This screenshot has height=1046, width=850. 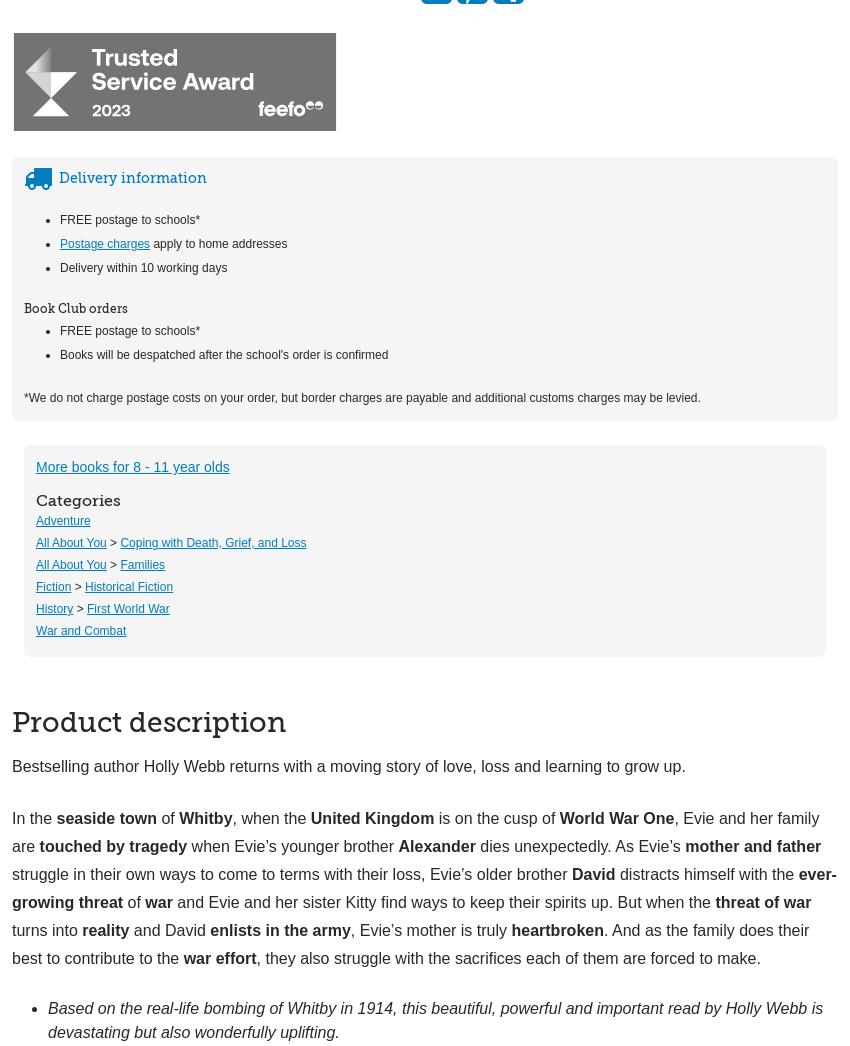 What do you see at coordinates (557, 929) in the screenshot?
I see `'heartbroken'` at bounding box center [557, 929].